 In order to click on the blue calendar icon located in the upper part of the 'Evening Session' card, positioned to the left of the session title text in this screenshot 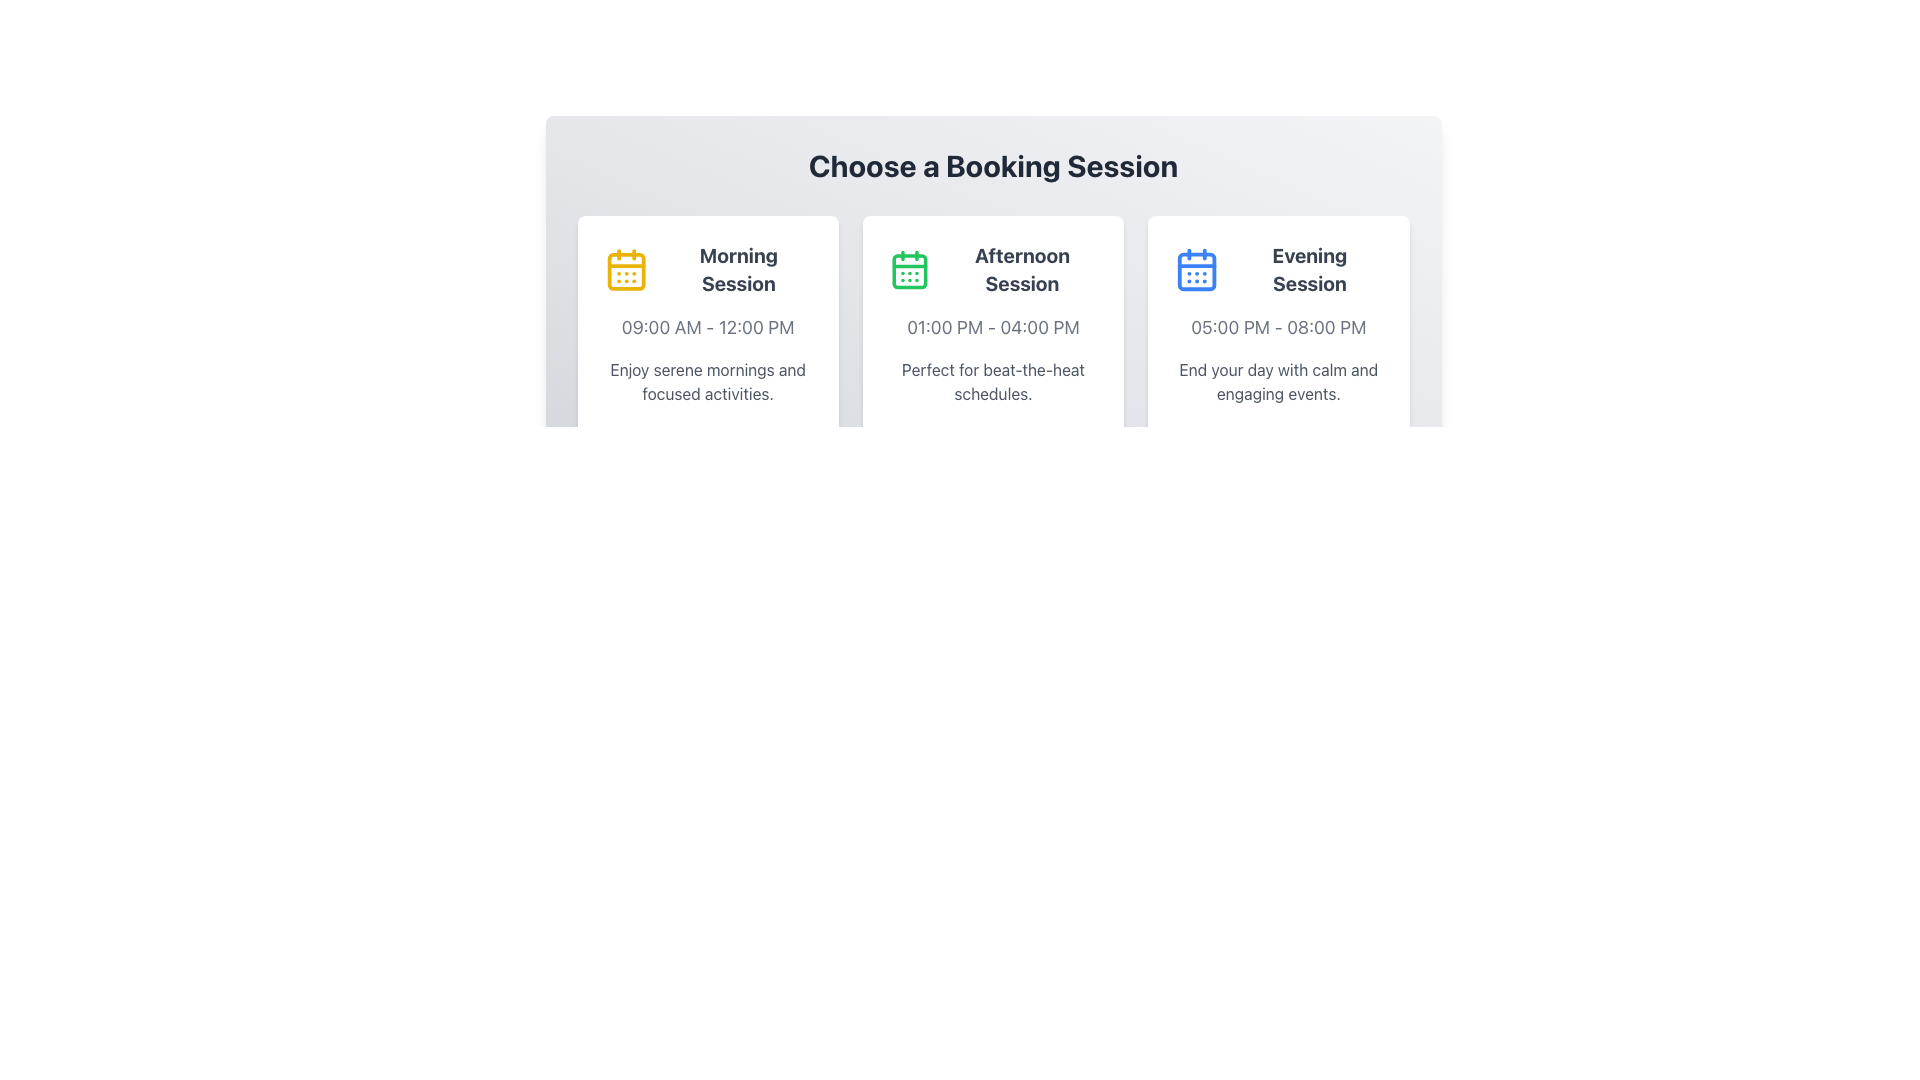, I will do `click(1197, 270)`.